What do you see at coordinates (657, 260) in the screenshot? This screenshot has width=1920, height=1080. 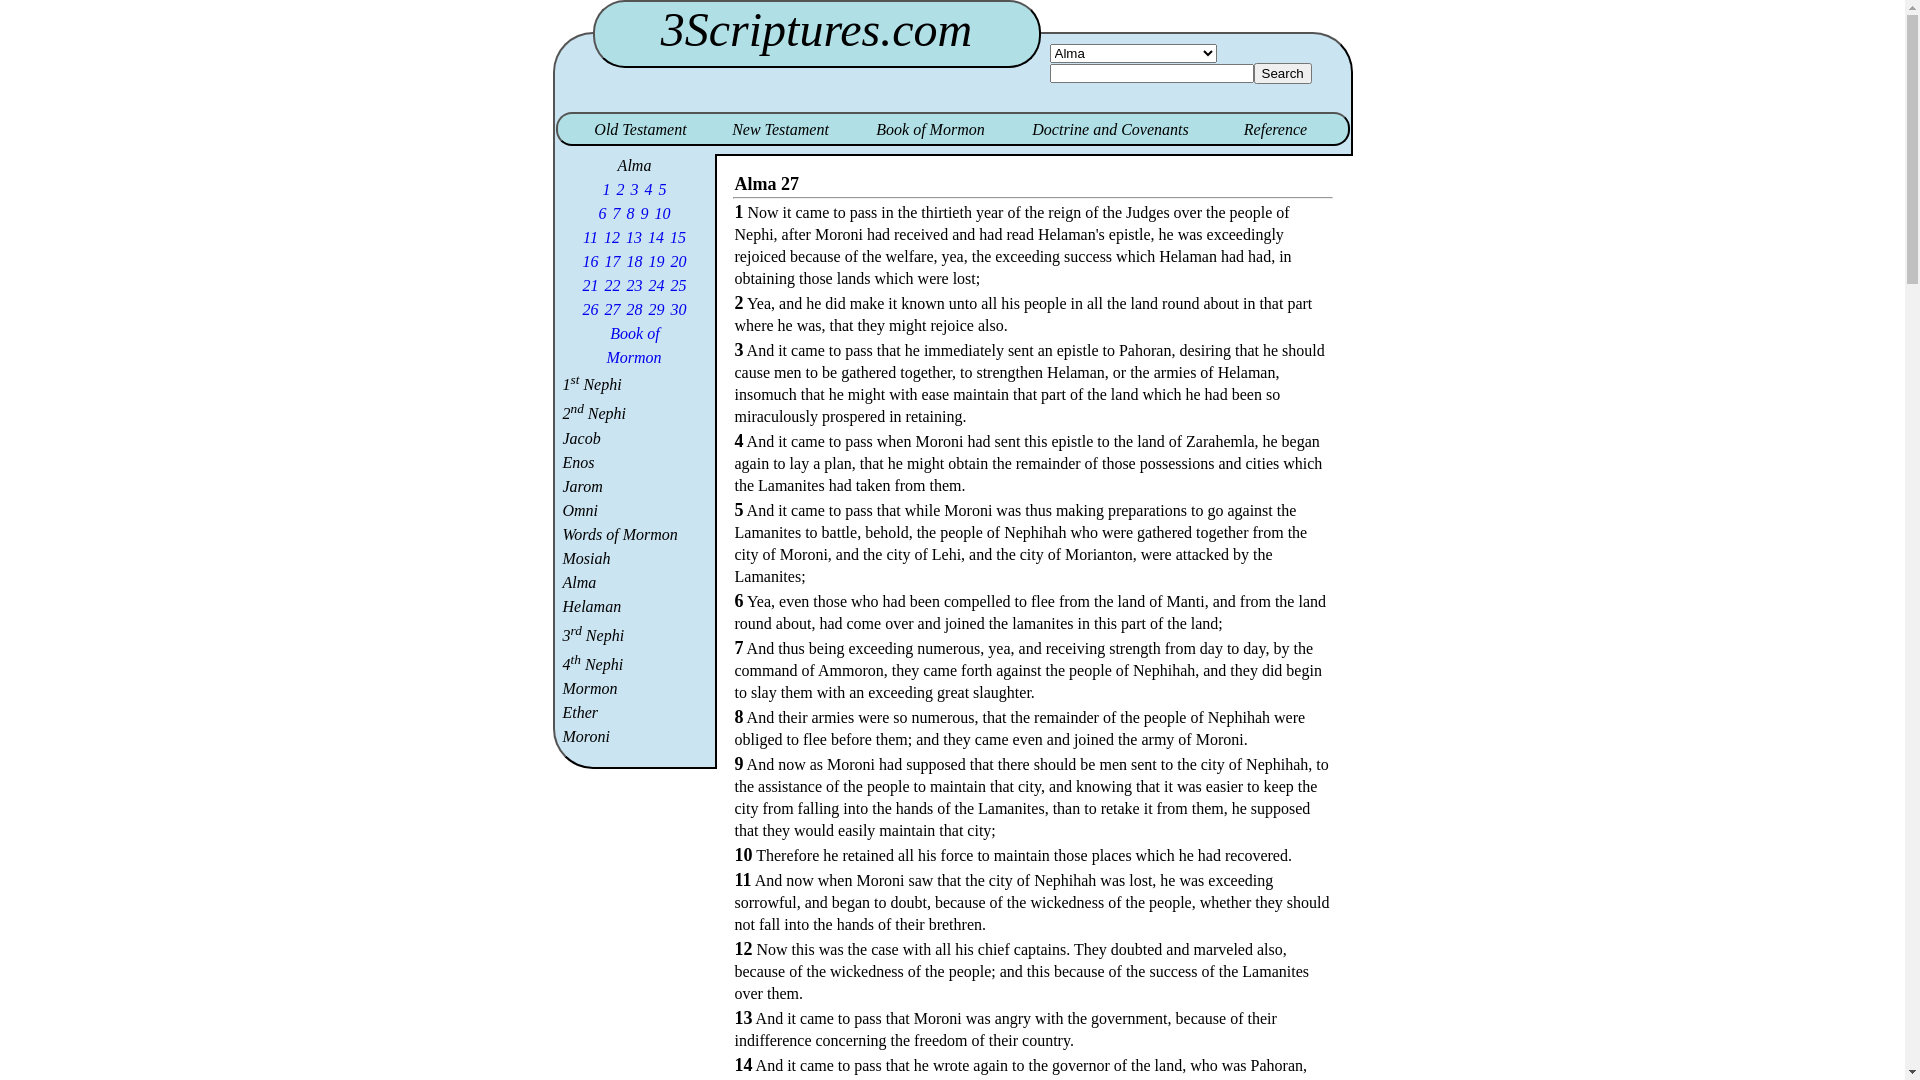 I see `'19'` at bounding box center [657, 260].